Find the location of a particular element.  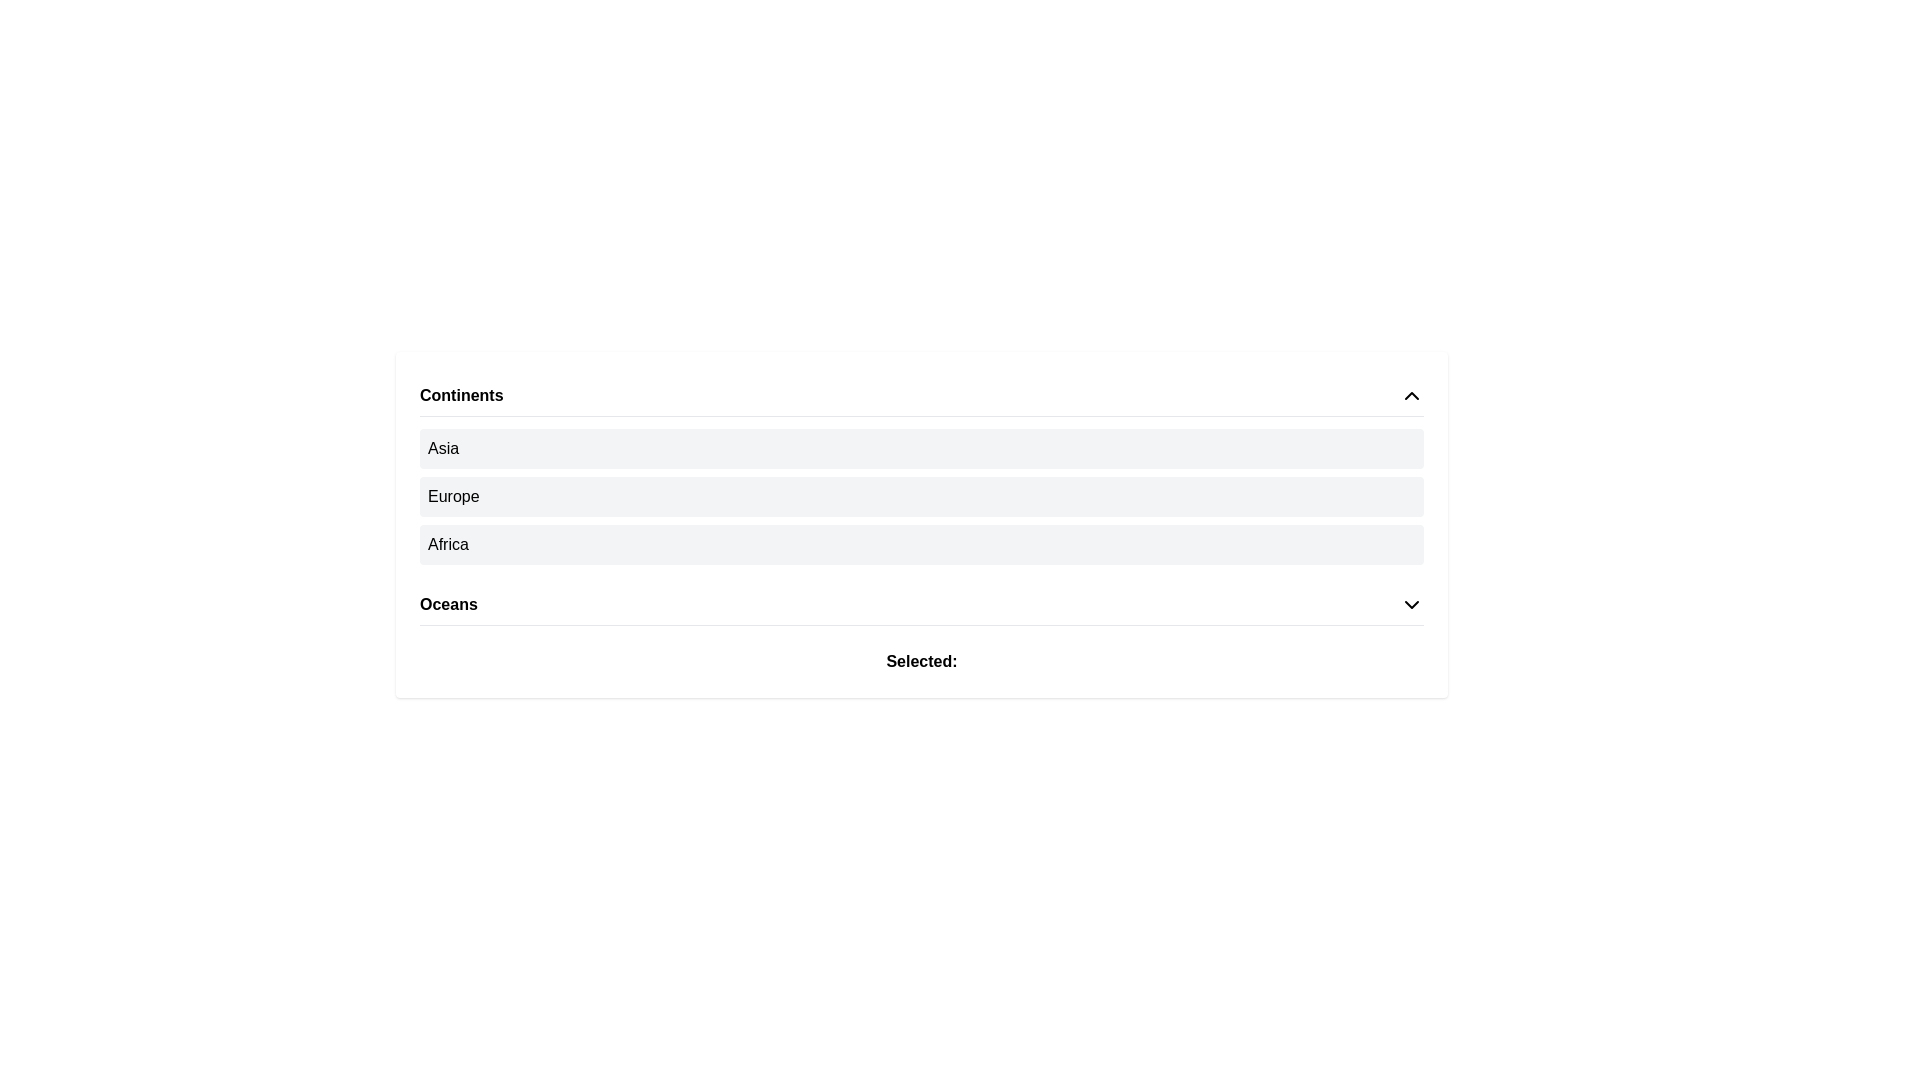

the collapsible section toggle icon located next to the 'Continents' header is located at coordinates (1410, 396).